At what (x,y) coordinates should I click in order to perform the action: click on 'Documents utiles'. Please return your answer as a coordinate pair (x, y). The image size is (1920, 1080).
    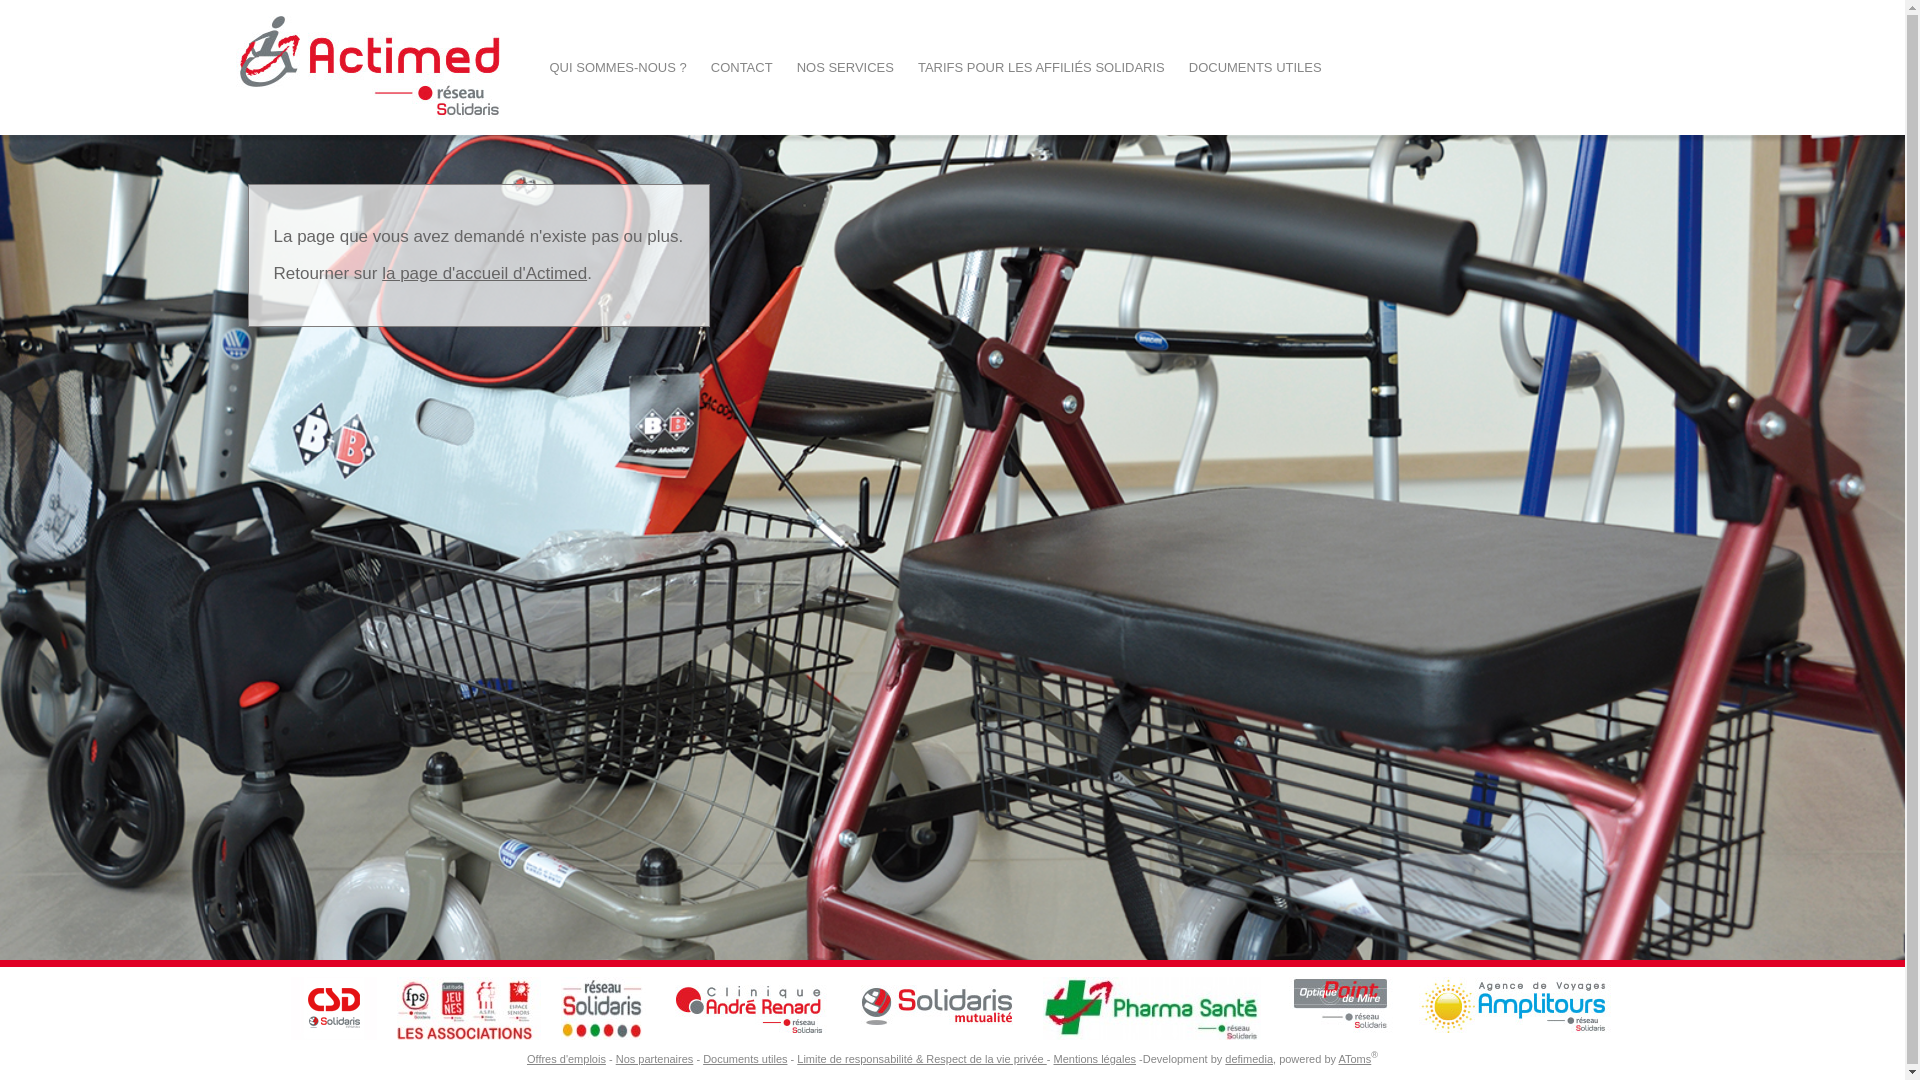
    Looking at the image, I should click on (743, 1058).